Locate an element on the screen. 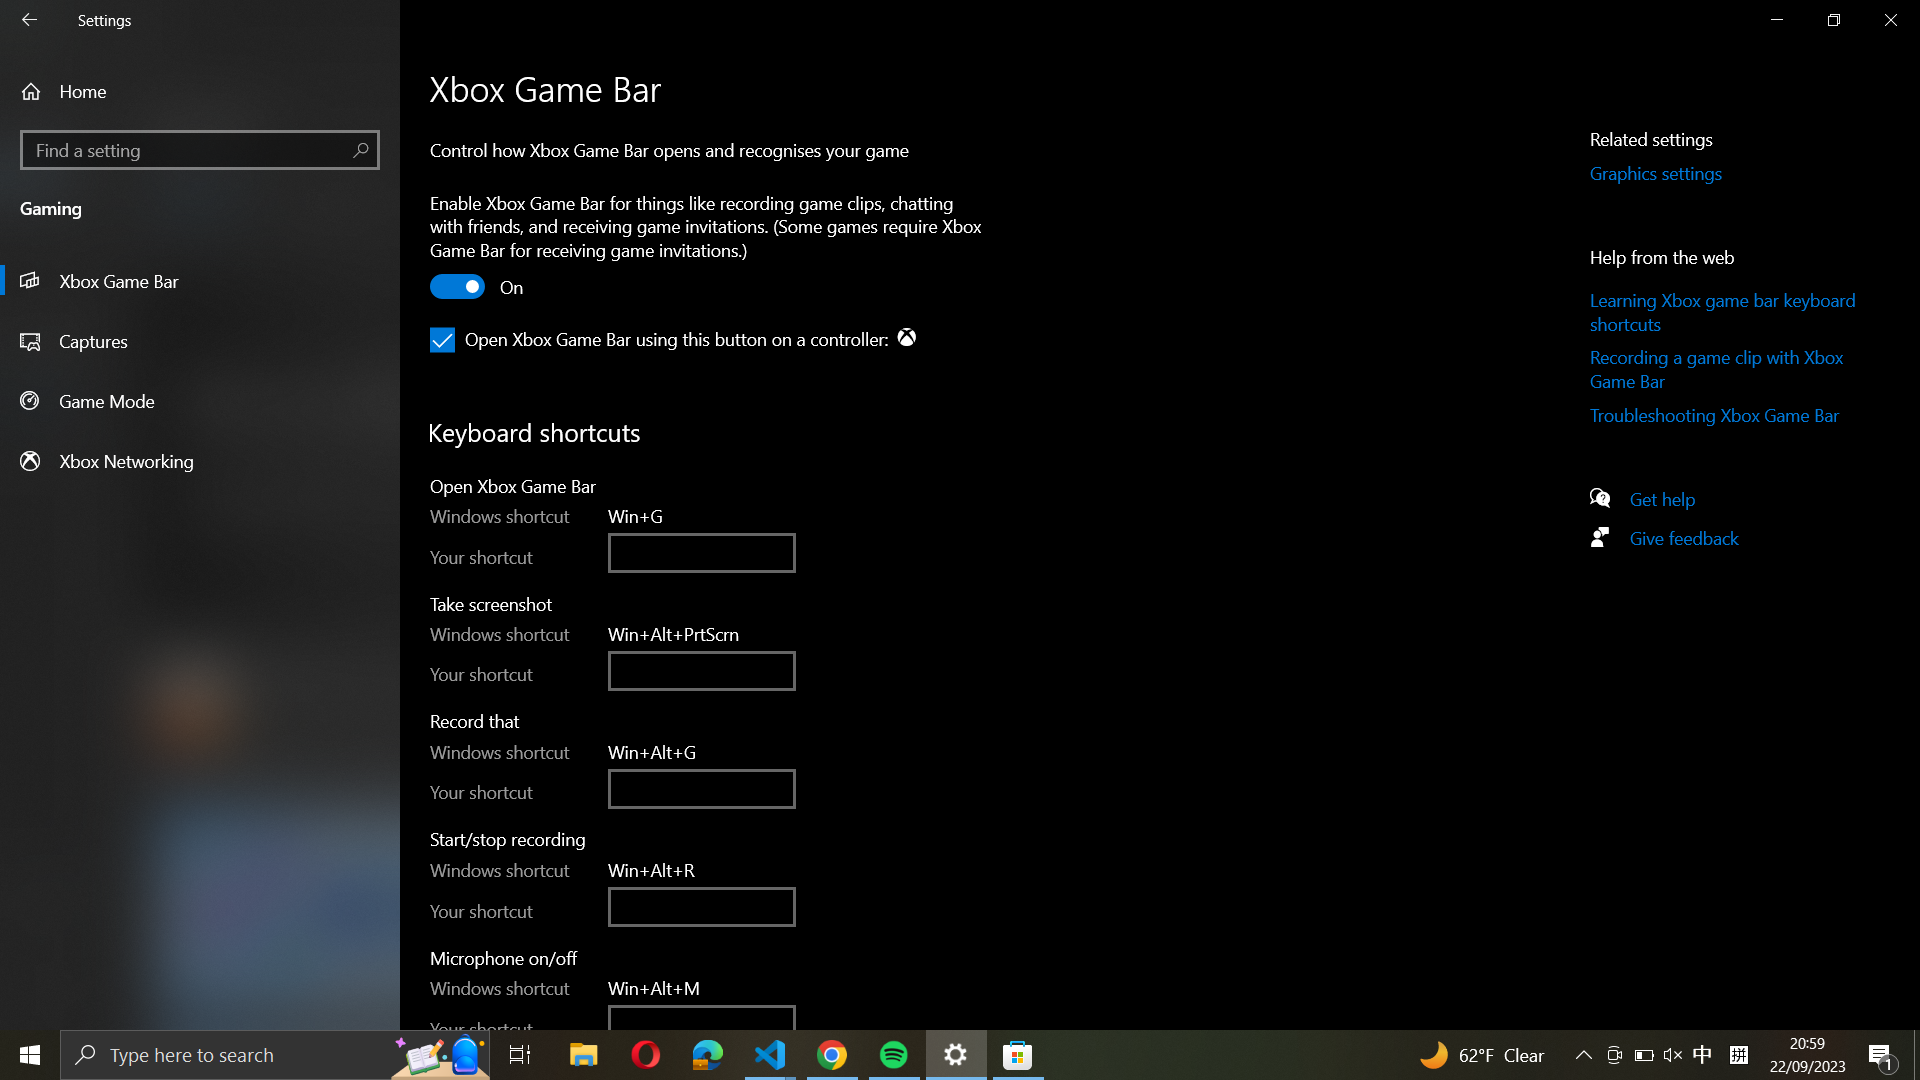 The image size is (1920, 1080). up a shortcut "Win+M" for enabling/disabling the microphone is located at coordinates (1348800, 1098360).